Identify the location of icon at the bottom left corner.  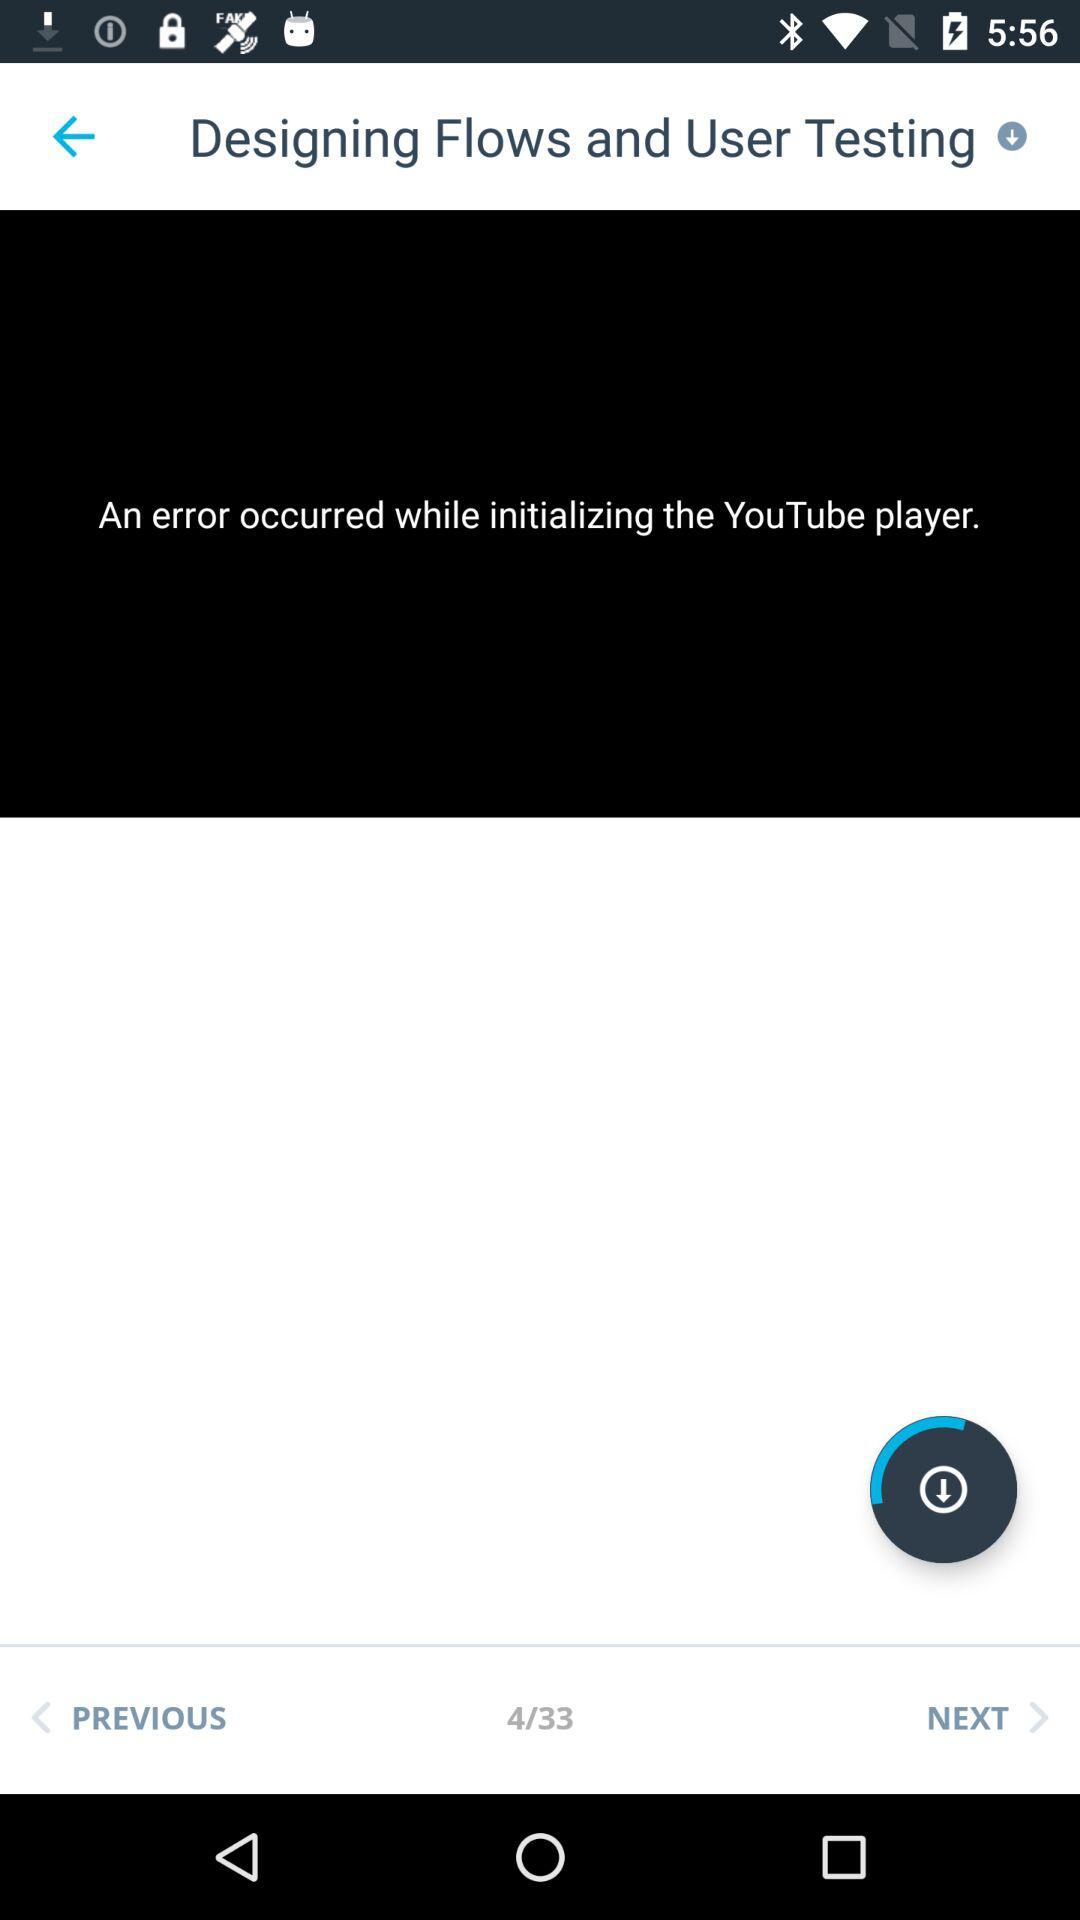
(128, 1716).